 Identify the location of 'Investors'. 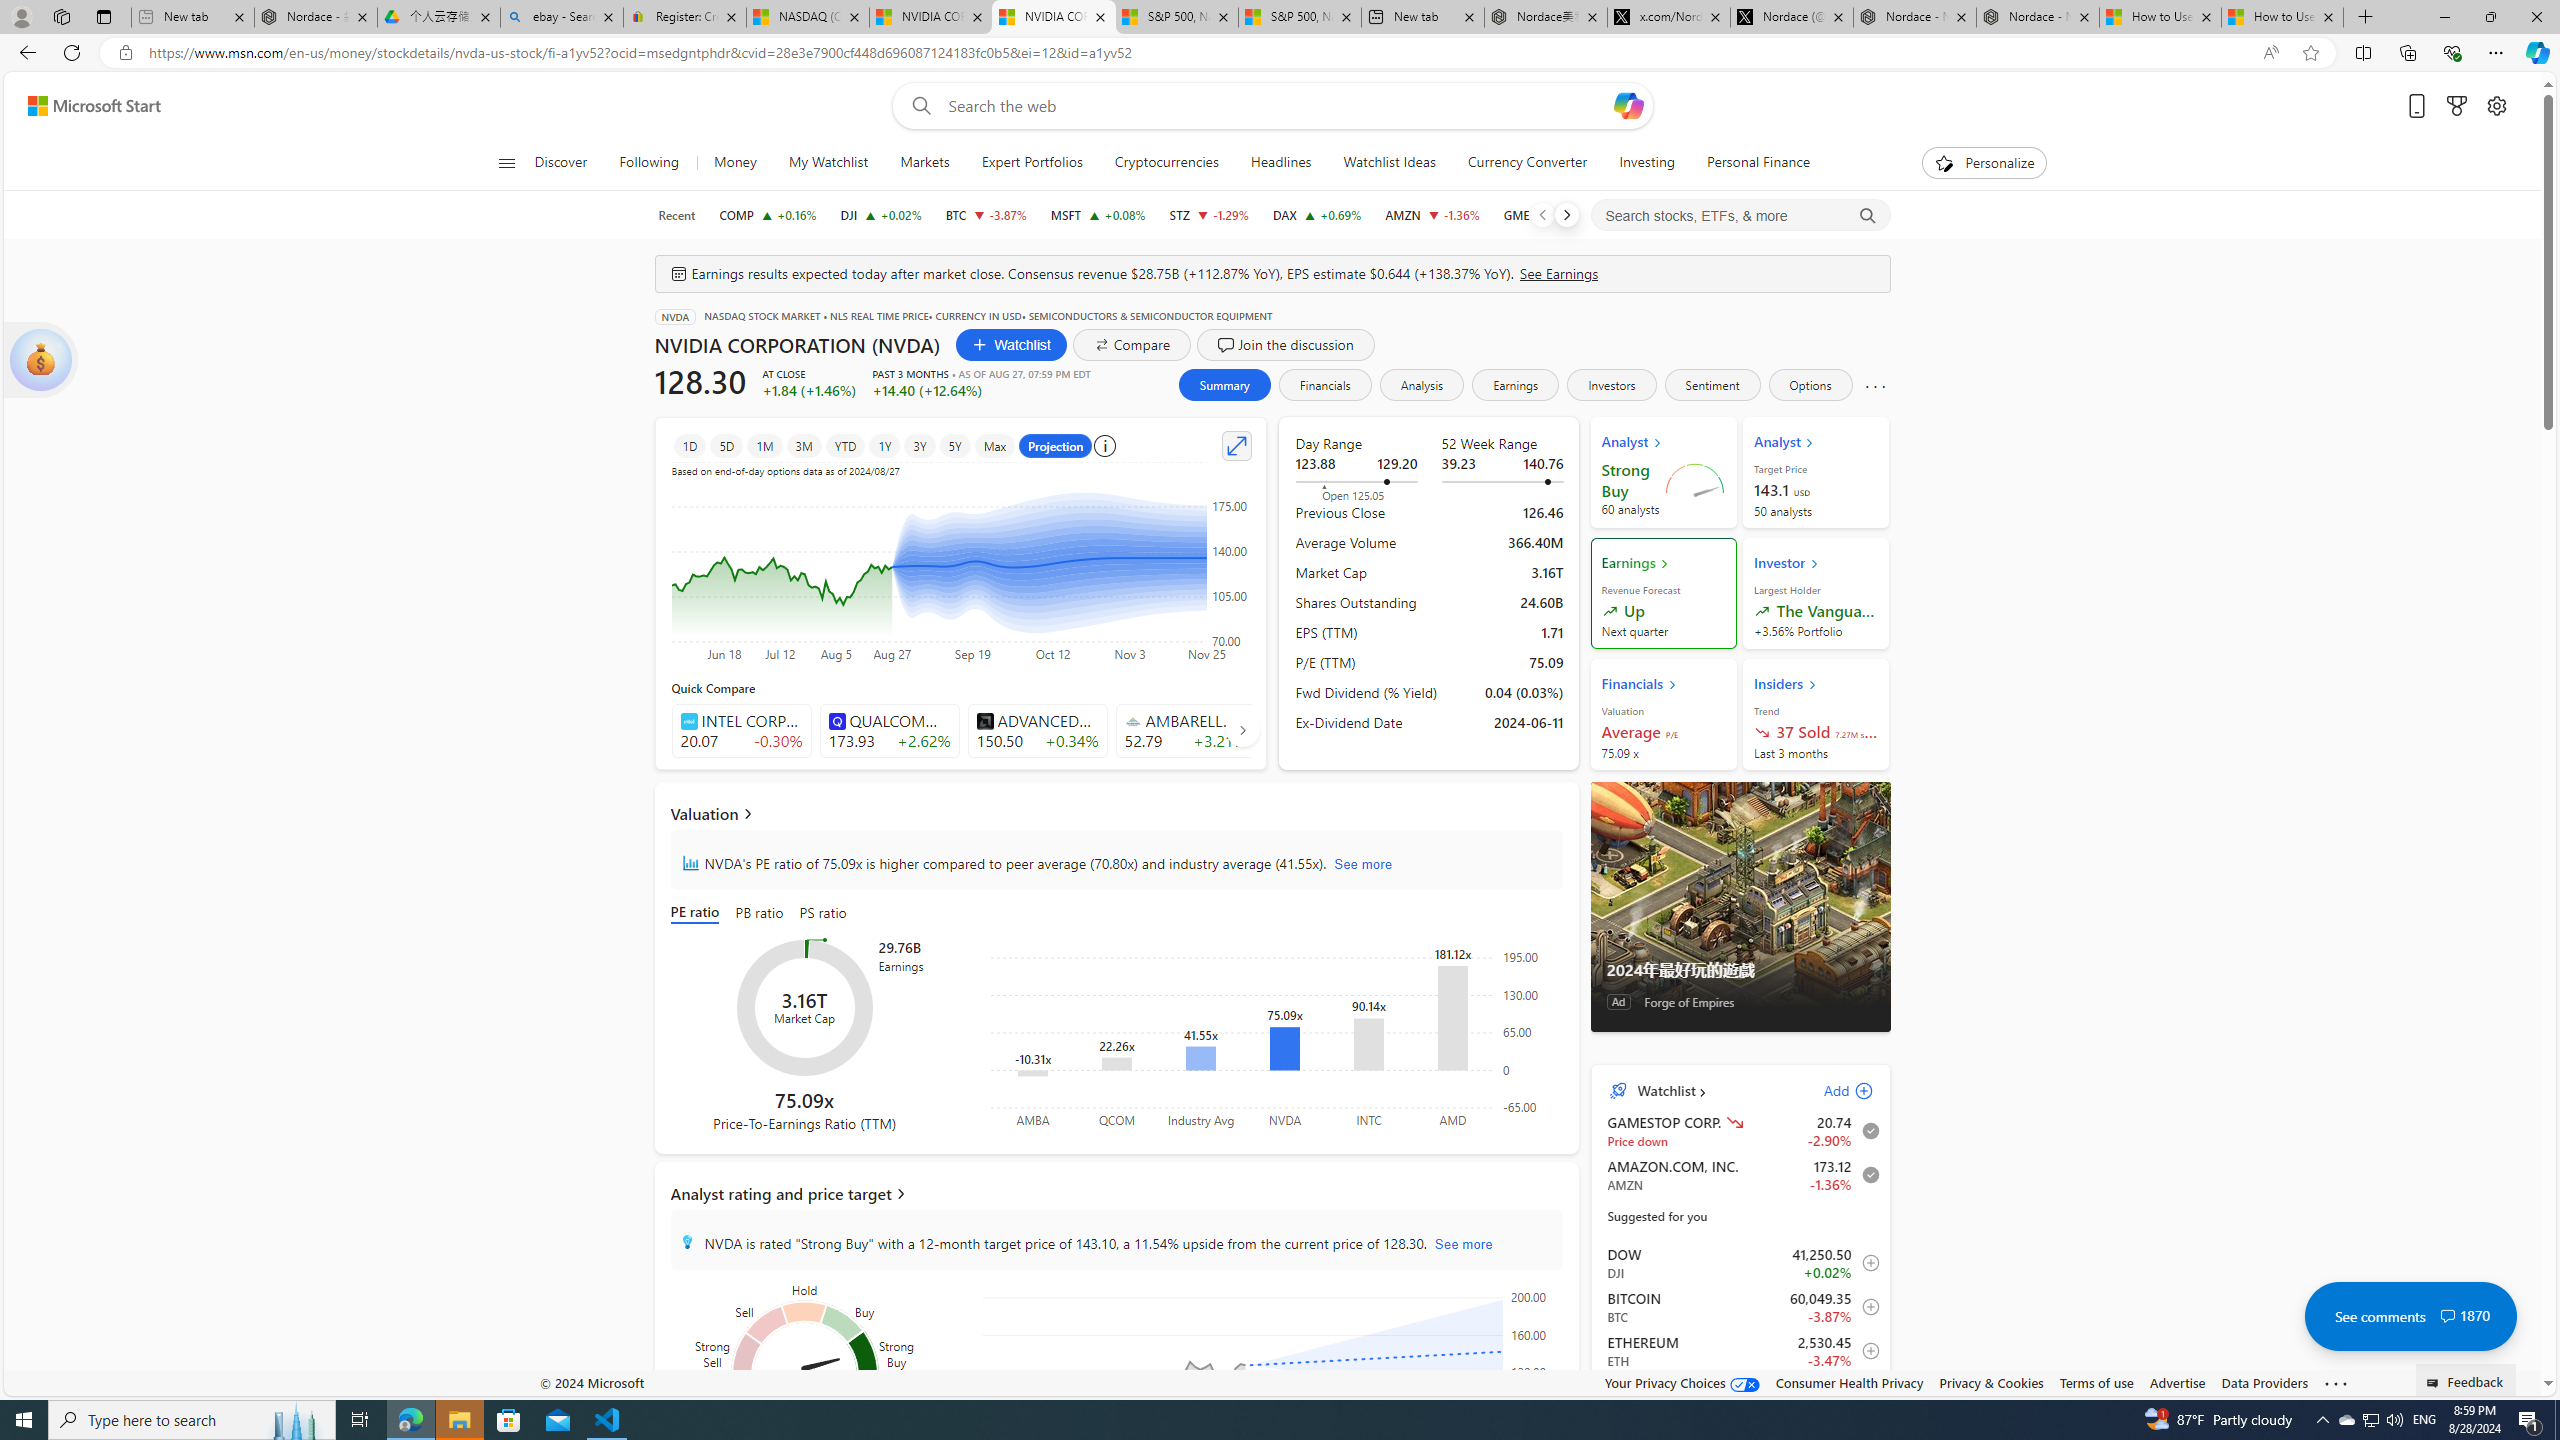
(1610, 383).